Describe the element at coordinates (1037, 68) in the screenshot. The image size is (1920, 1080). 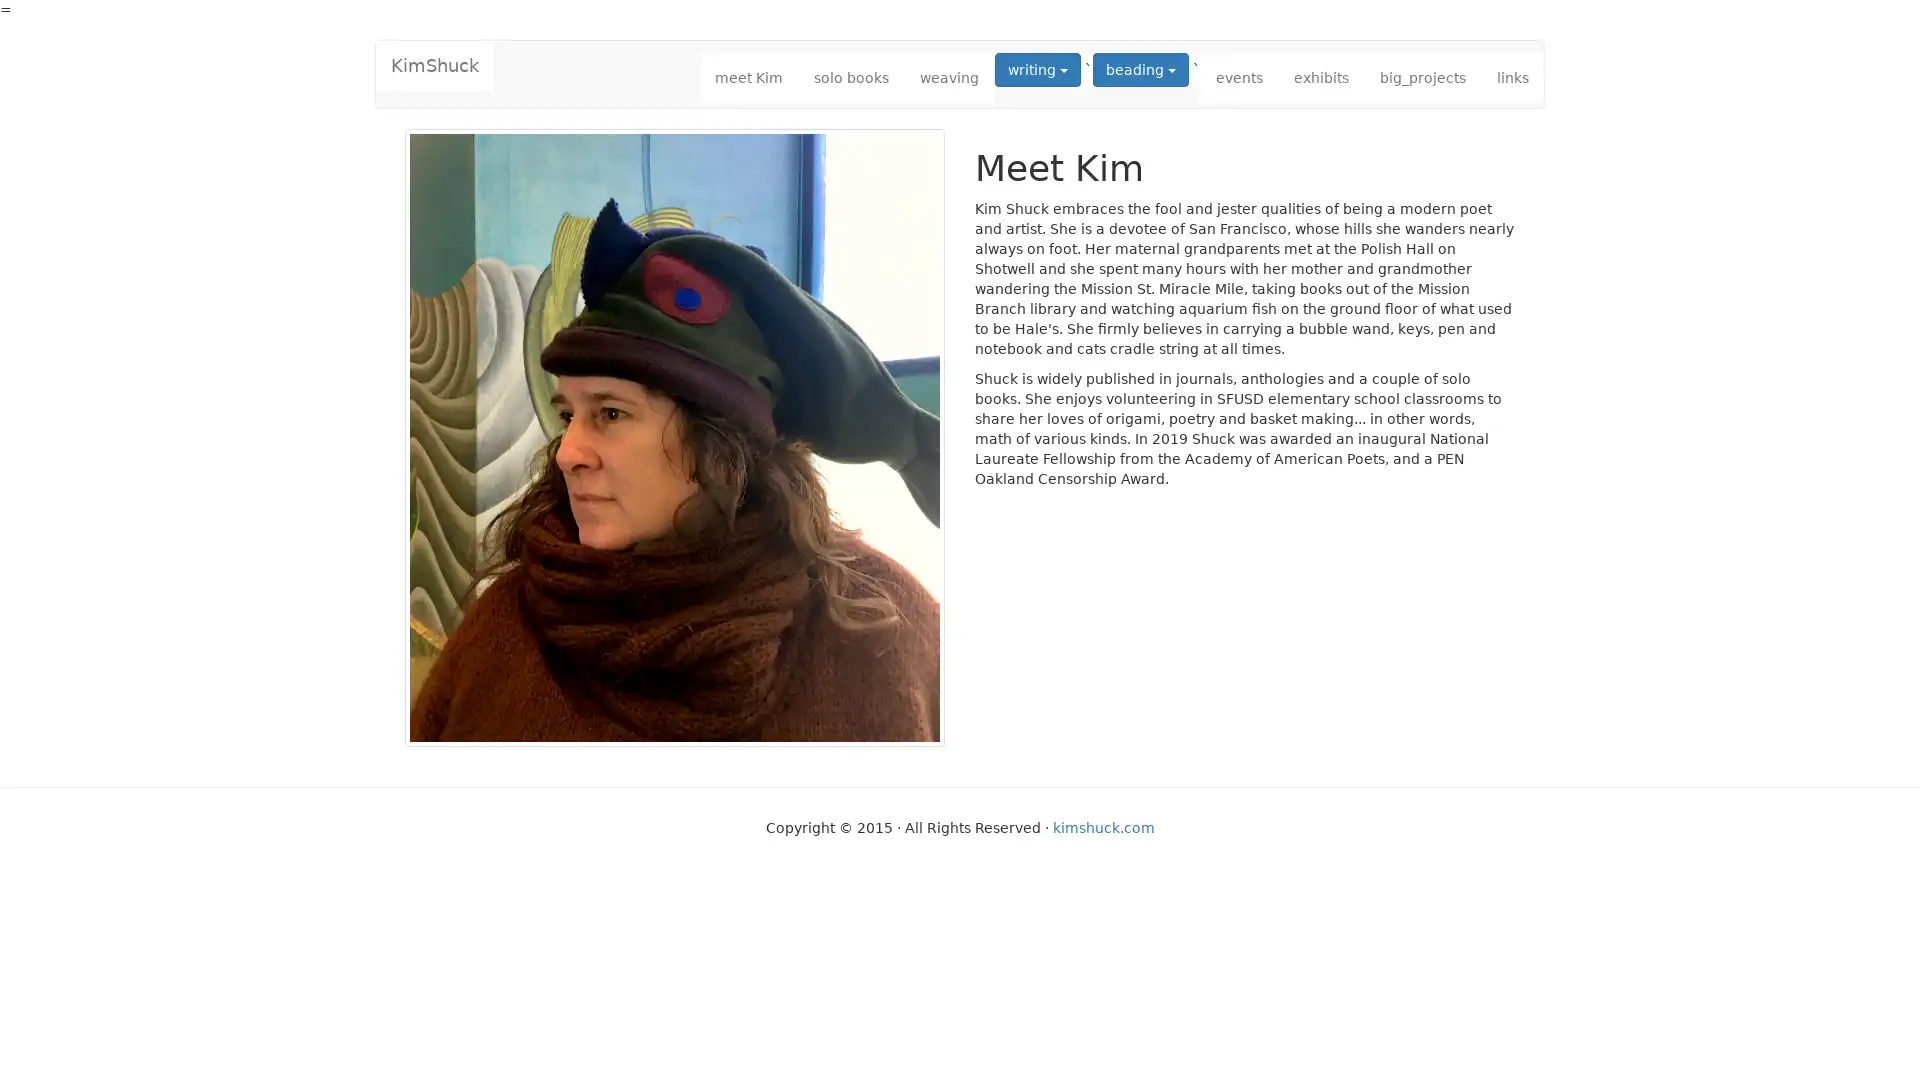
I see `writing` at that location.